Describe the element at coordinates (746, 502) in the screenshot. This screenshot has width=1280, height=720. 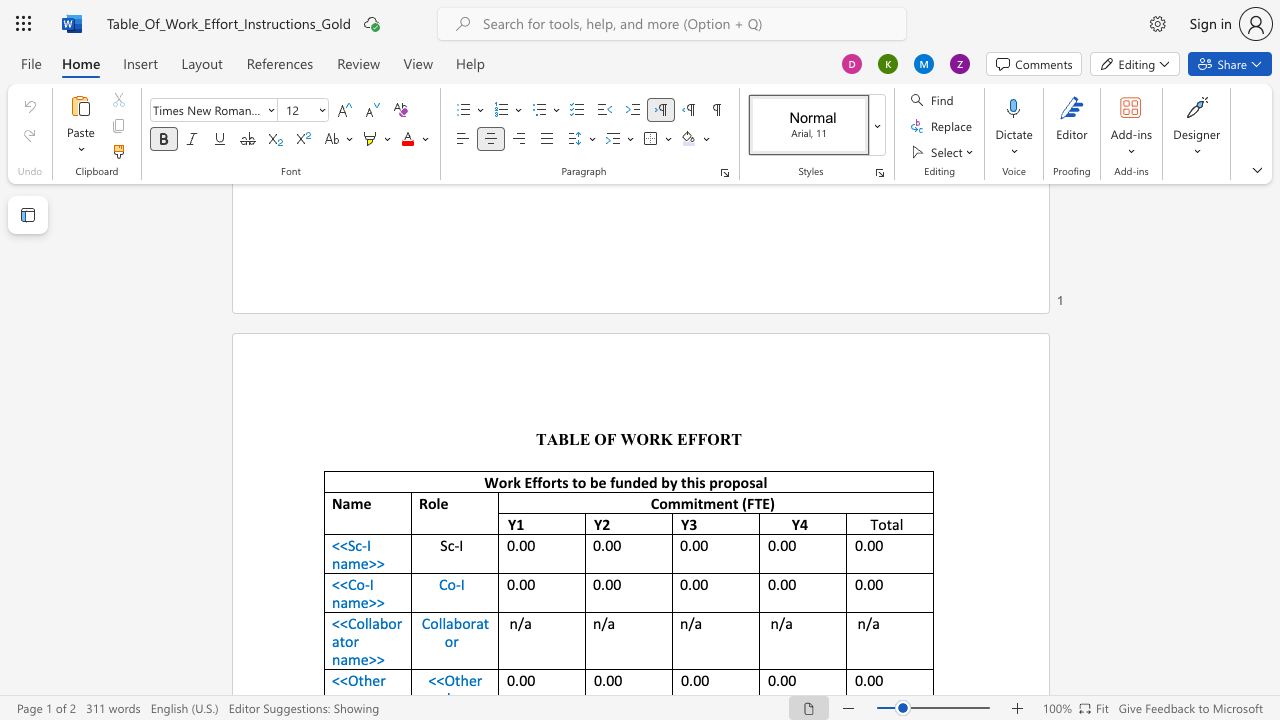
I see `the space between the continuous character "(" and "F" in the text` at that location.